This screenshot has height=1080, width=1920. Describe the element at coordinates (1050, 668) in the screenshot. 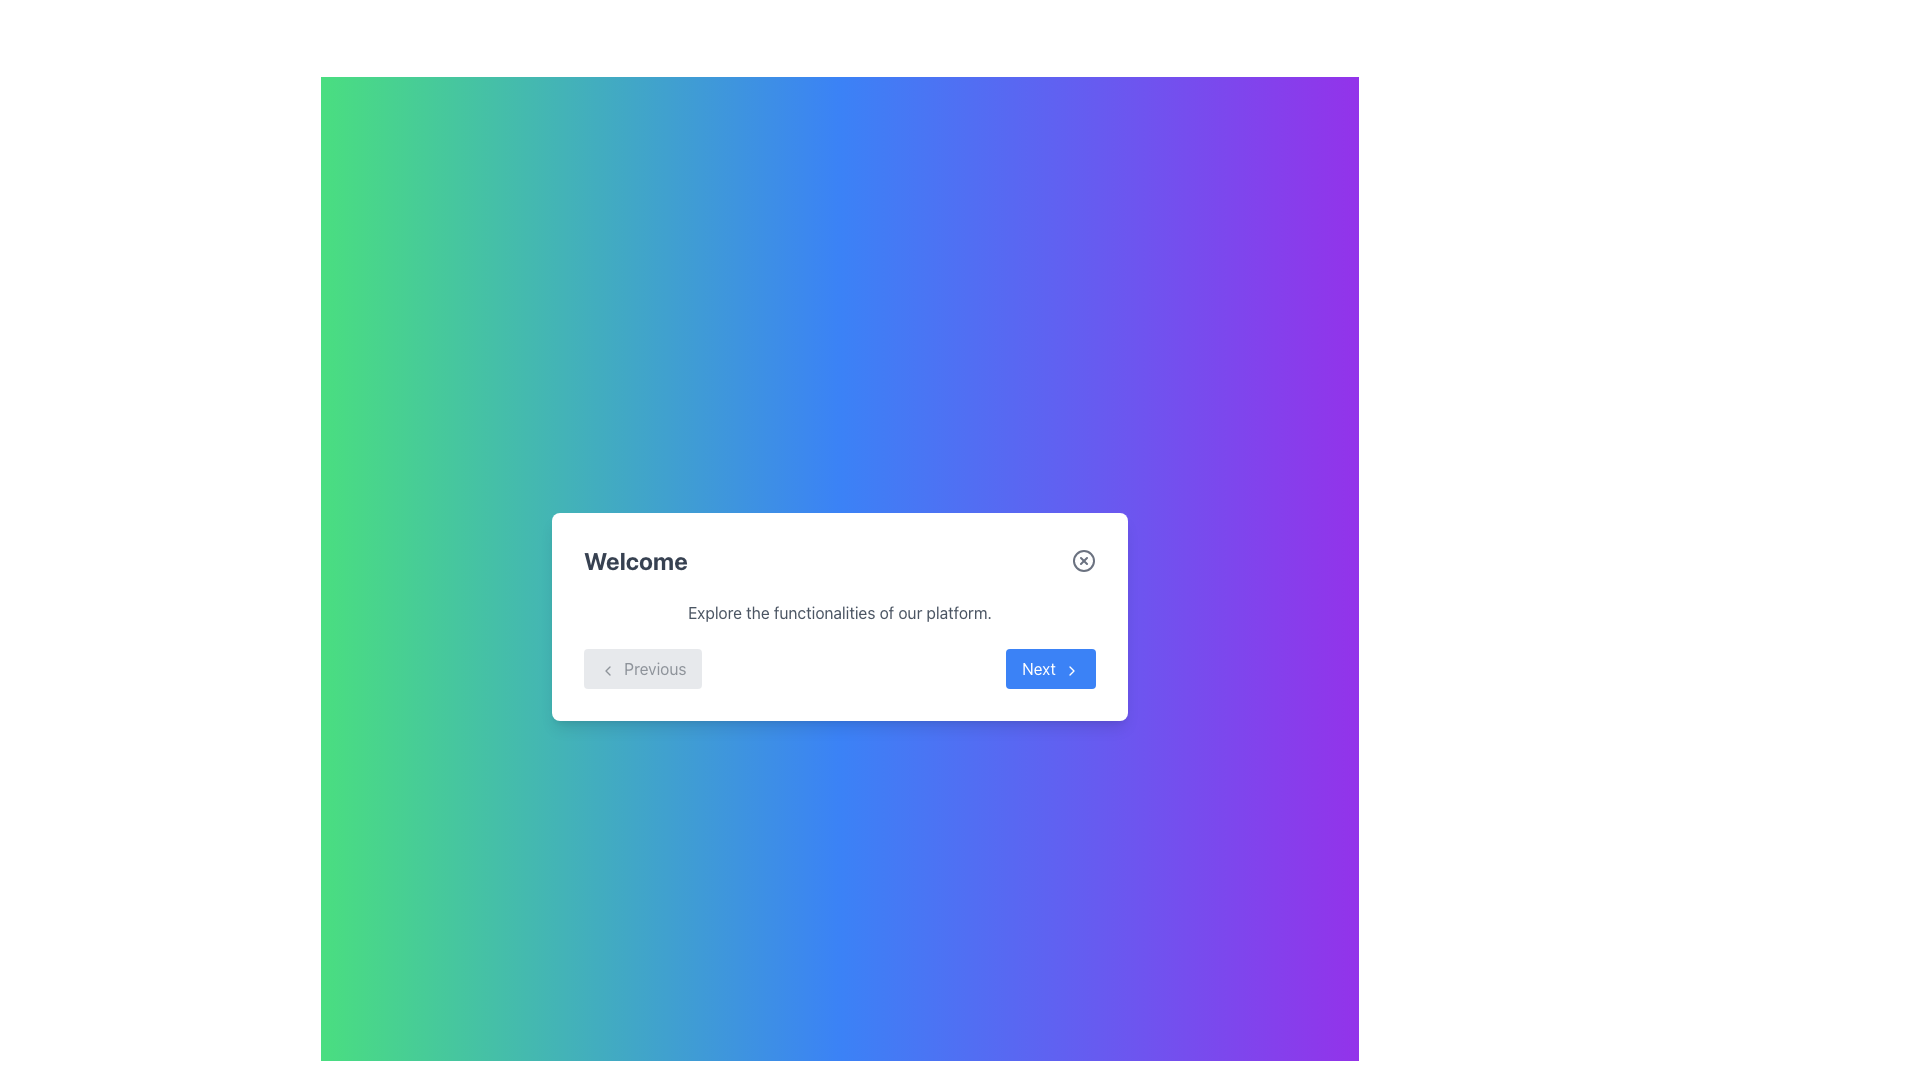

I see `the 'Next' button, which is a rectangular button with a blue background and white text, located in the bottom-right section of a modal dialog` at that location.